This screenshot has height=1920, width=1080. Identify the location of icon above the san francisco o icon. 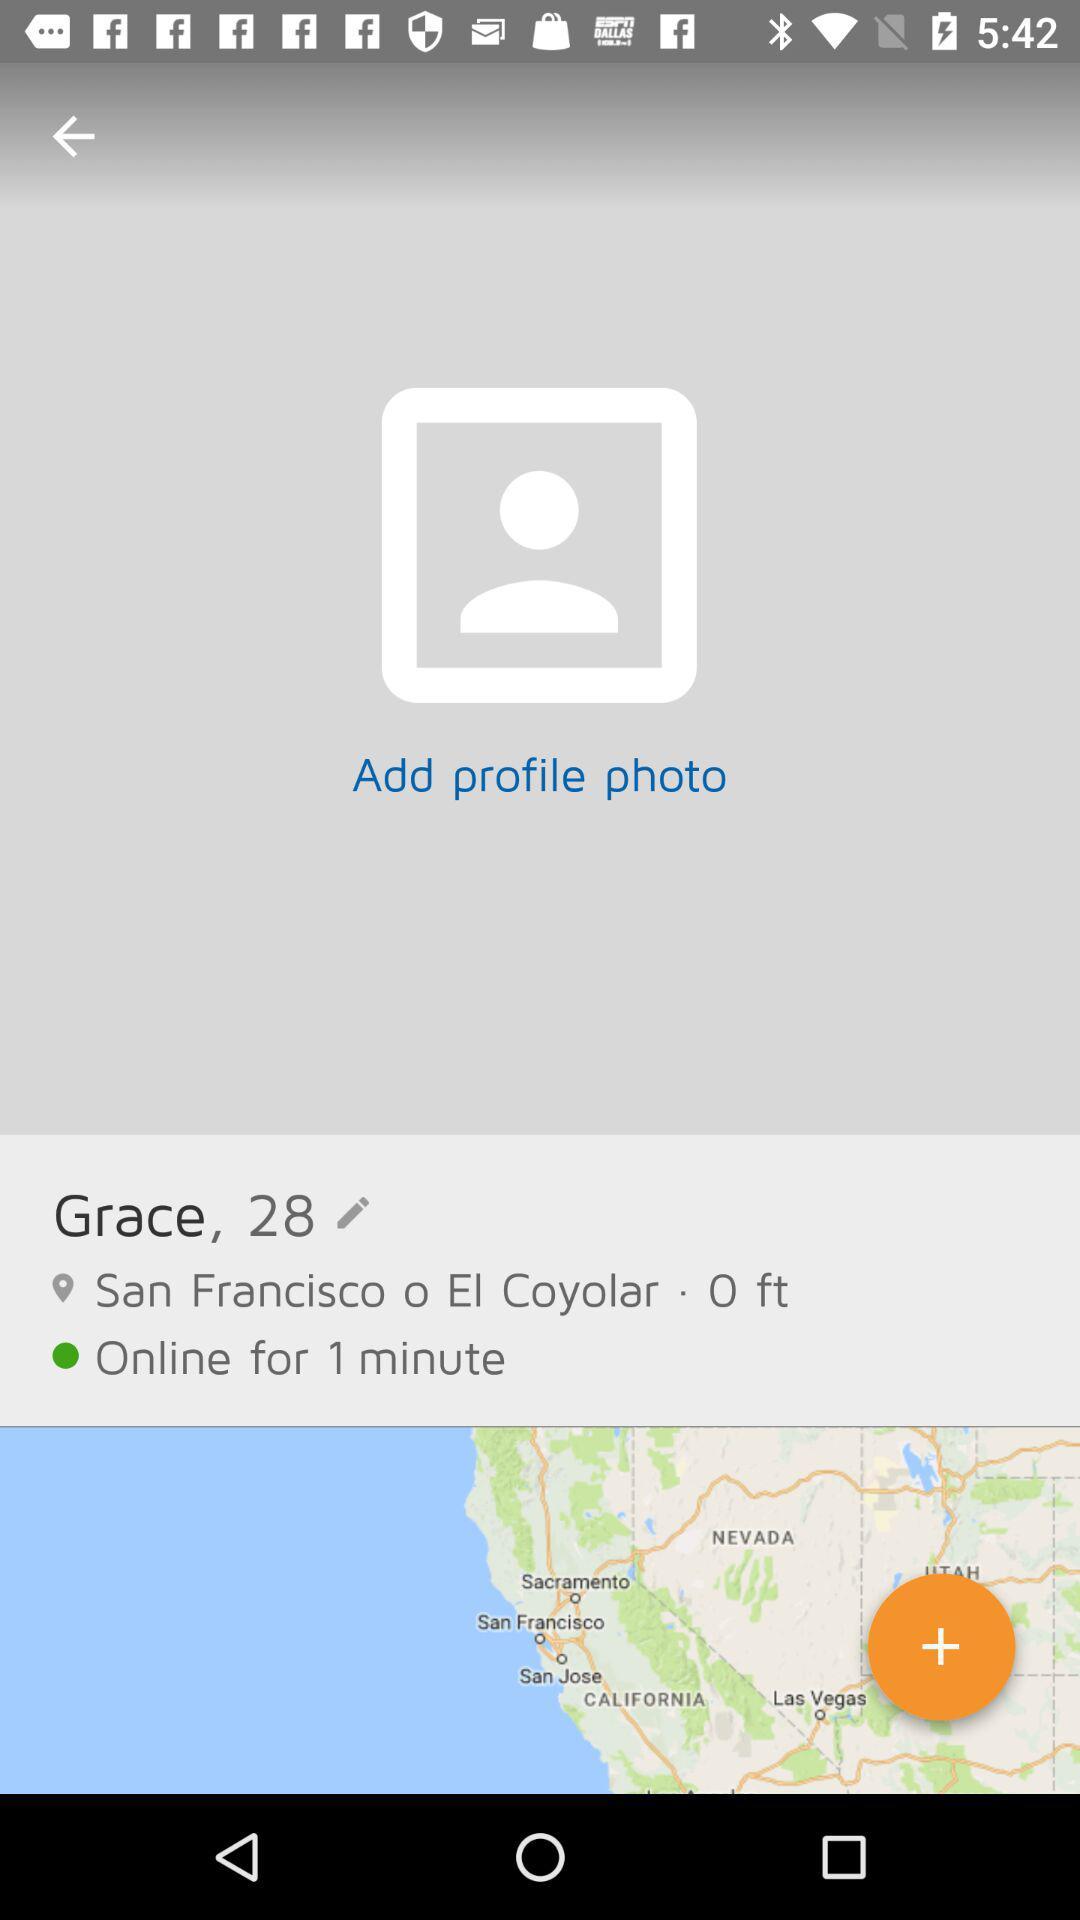
(288, 1212).